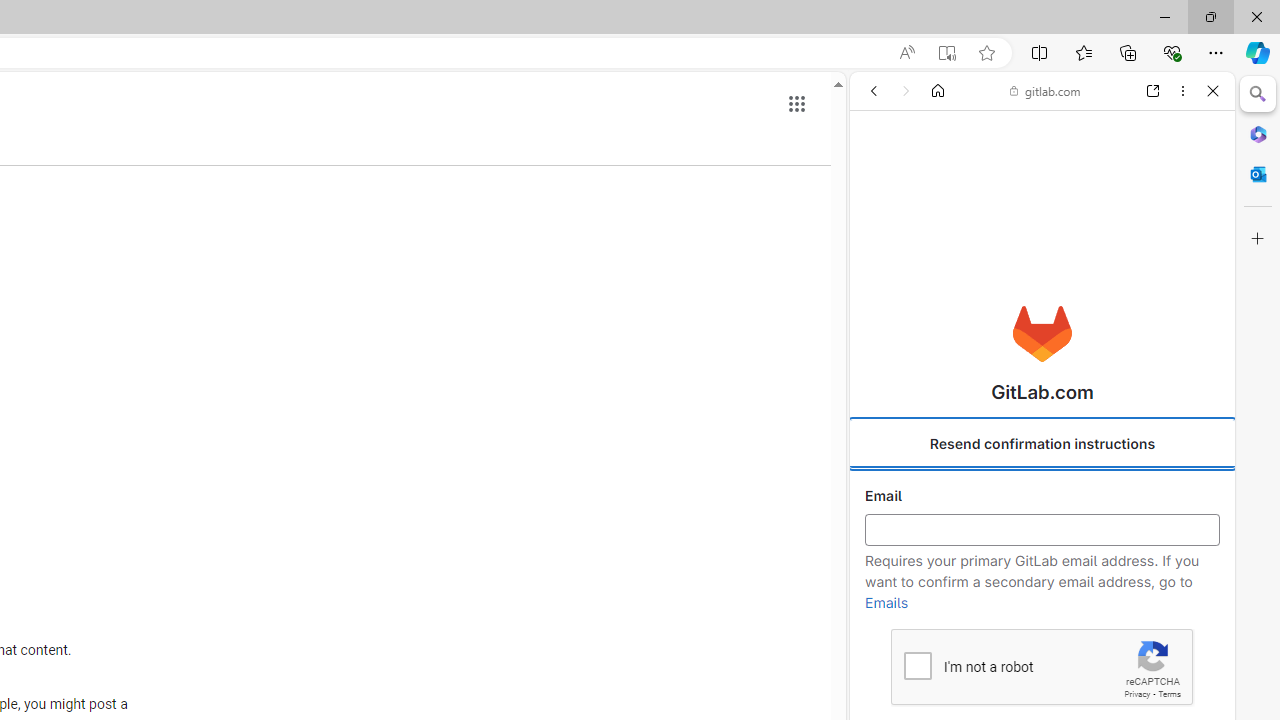 The image size is (1280, 720). I want to click on 'Privacy', so click(1136, 693).